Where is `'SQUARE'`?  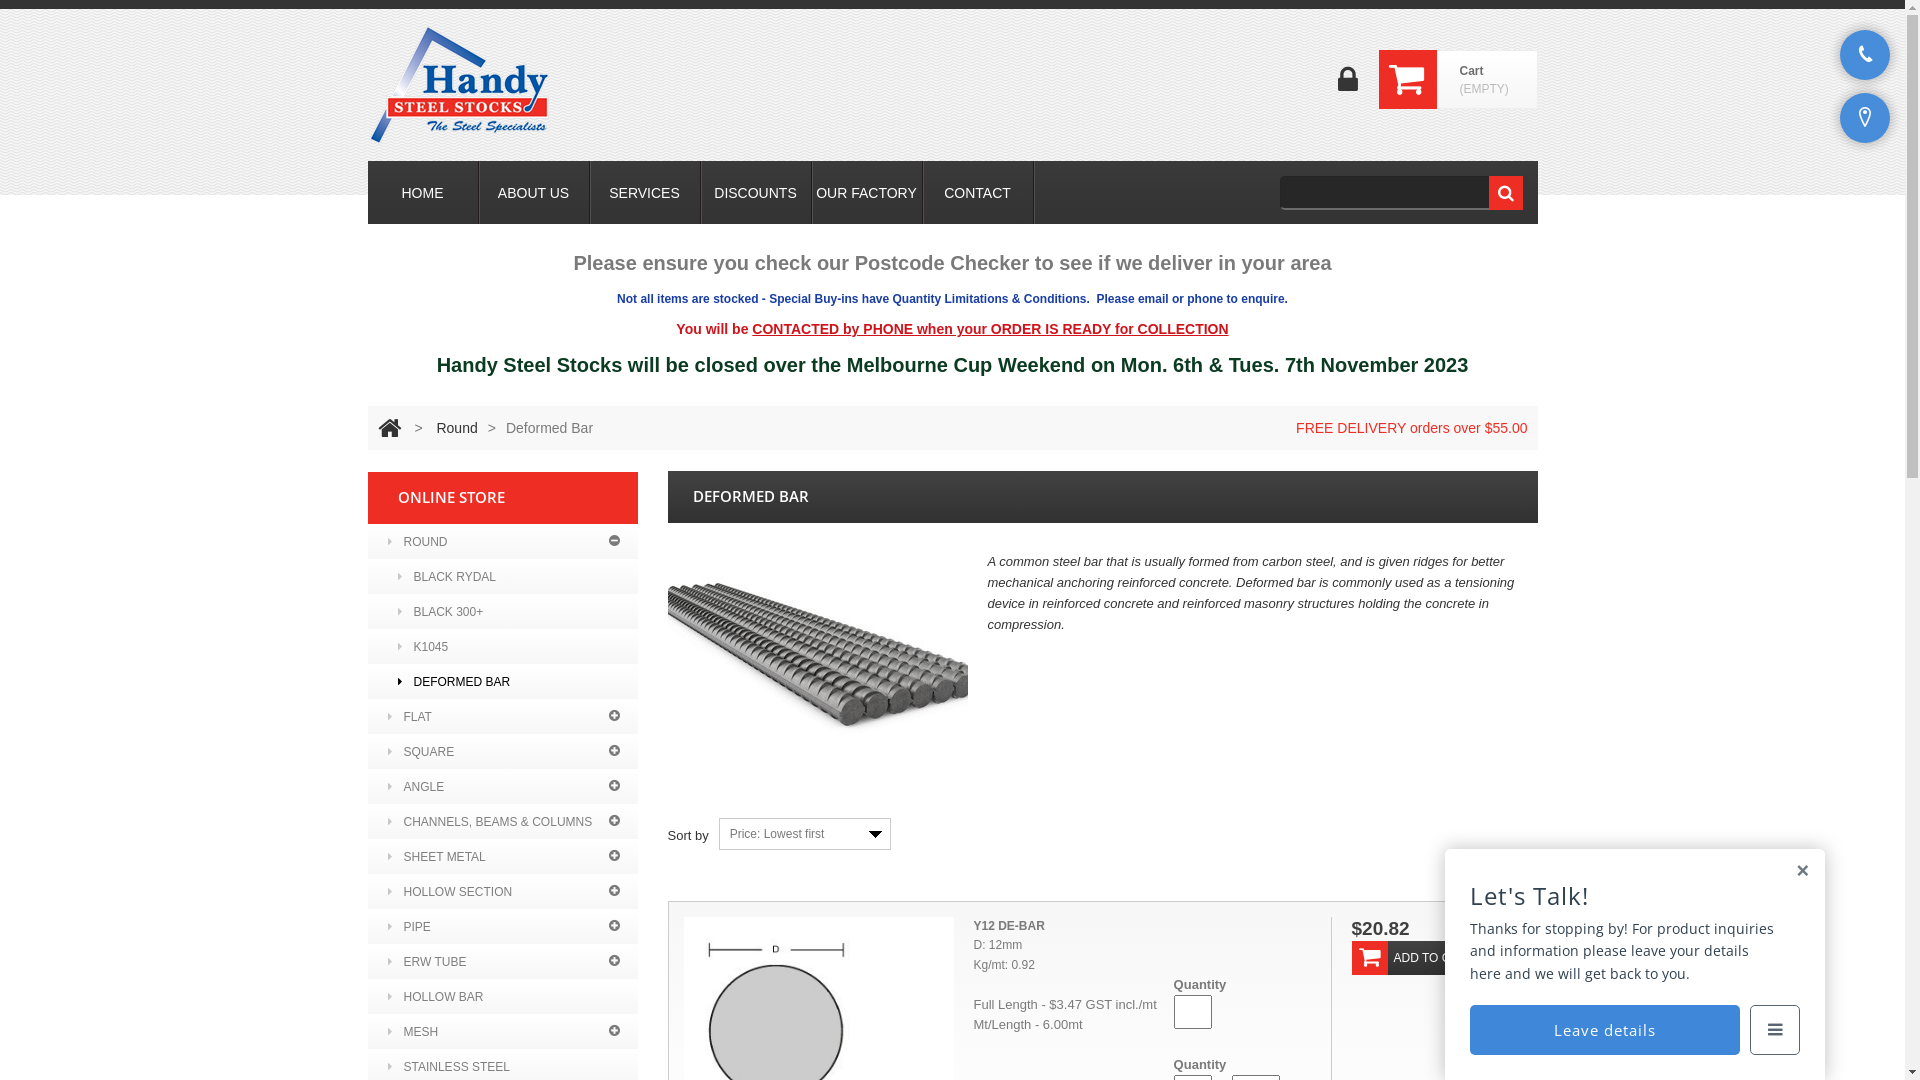 'SQUARE' is located at coordinates (368, 751).